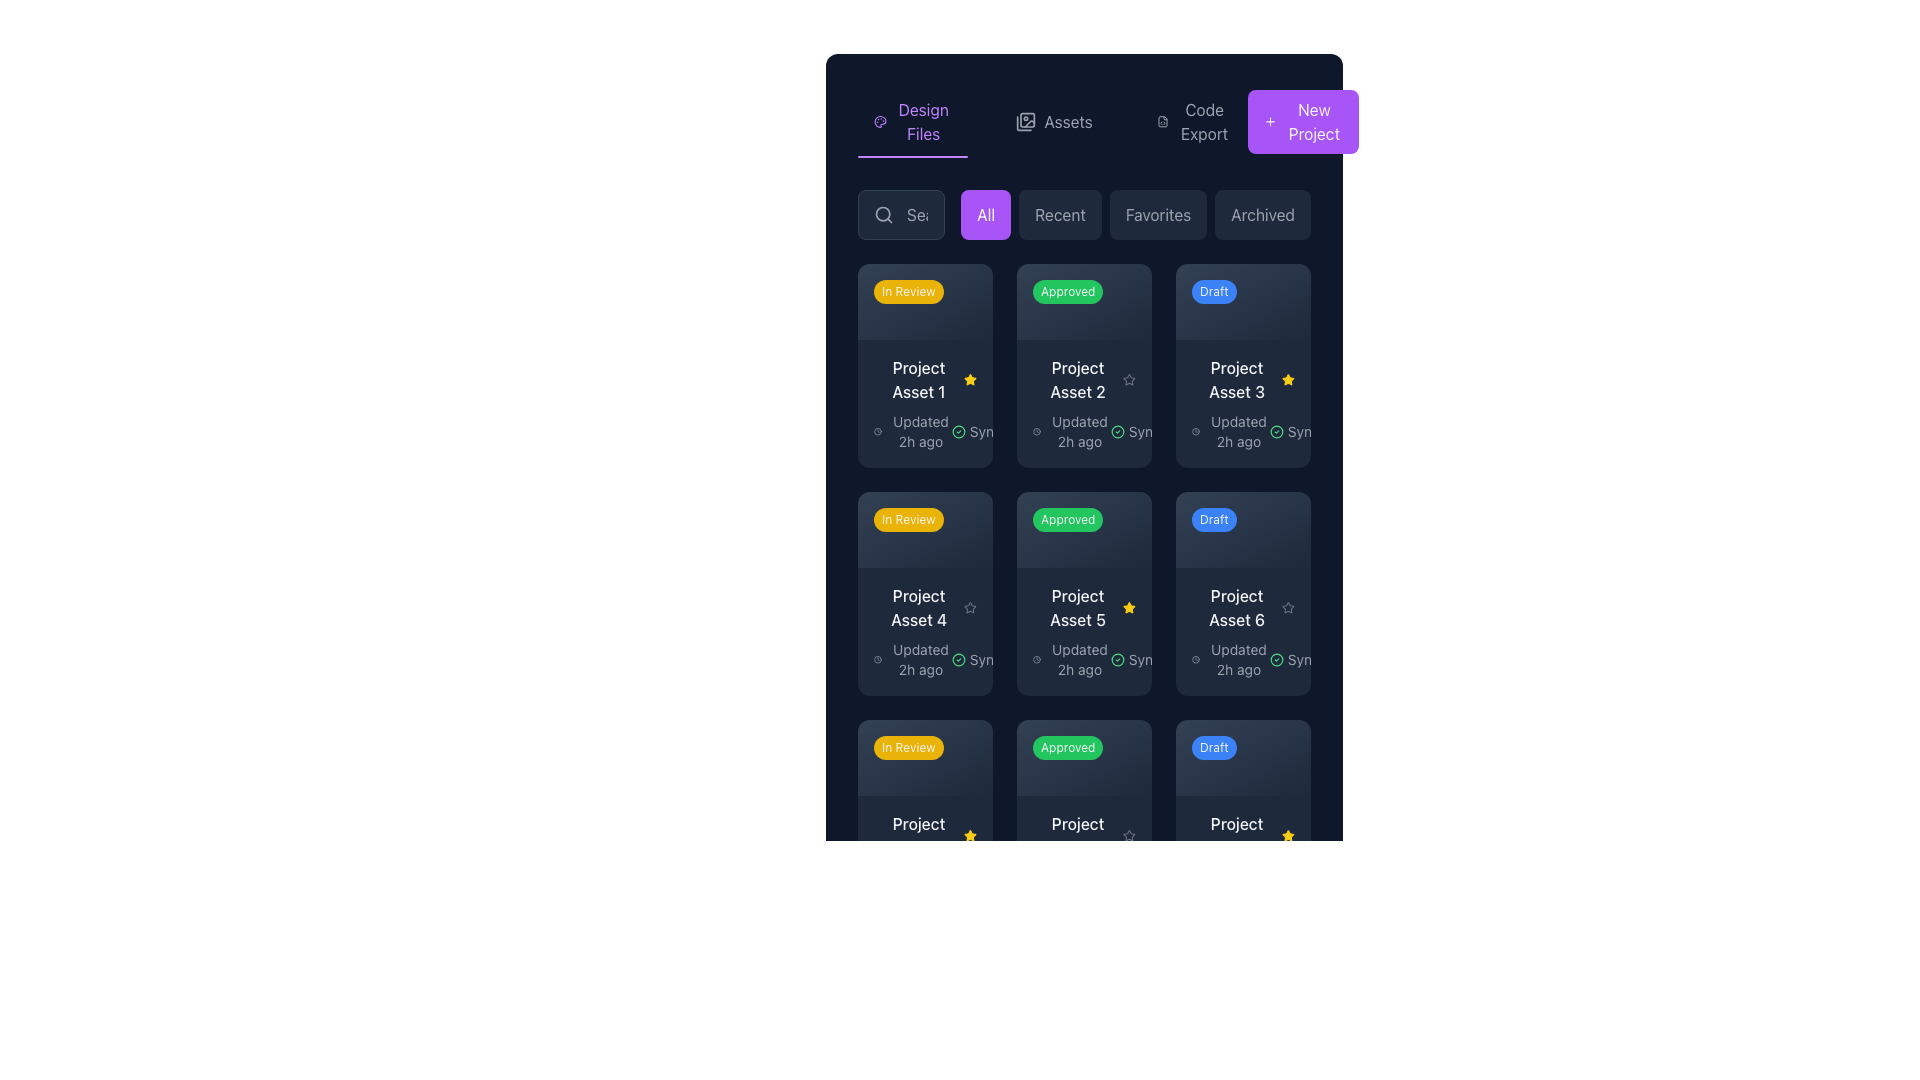 Image resolution: width=1920 pixels, height=1080 pixels. What do you see at coordinates (957, 659) in the screenshot?
I see `the small circular icon with a green stroke and a white checkmark inside, located in the 'Synced' area under the 'Project Asset 4' card` at bounding box center [957, 659].